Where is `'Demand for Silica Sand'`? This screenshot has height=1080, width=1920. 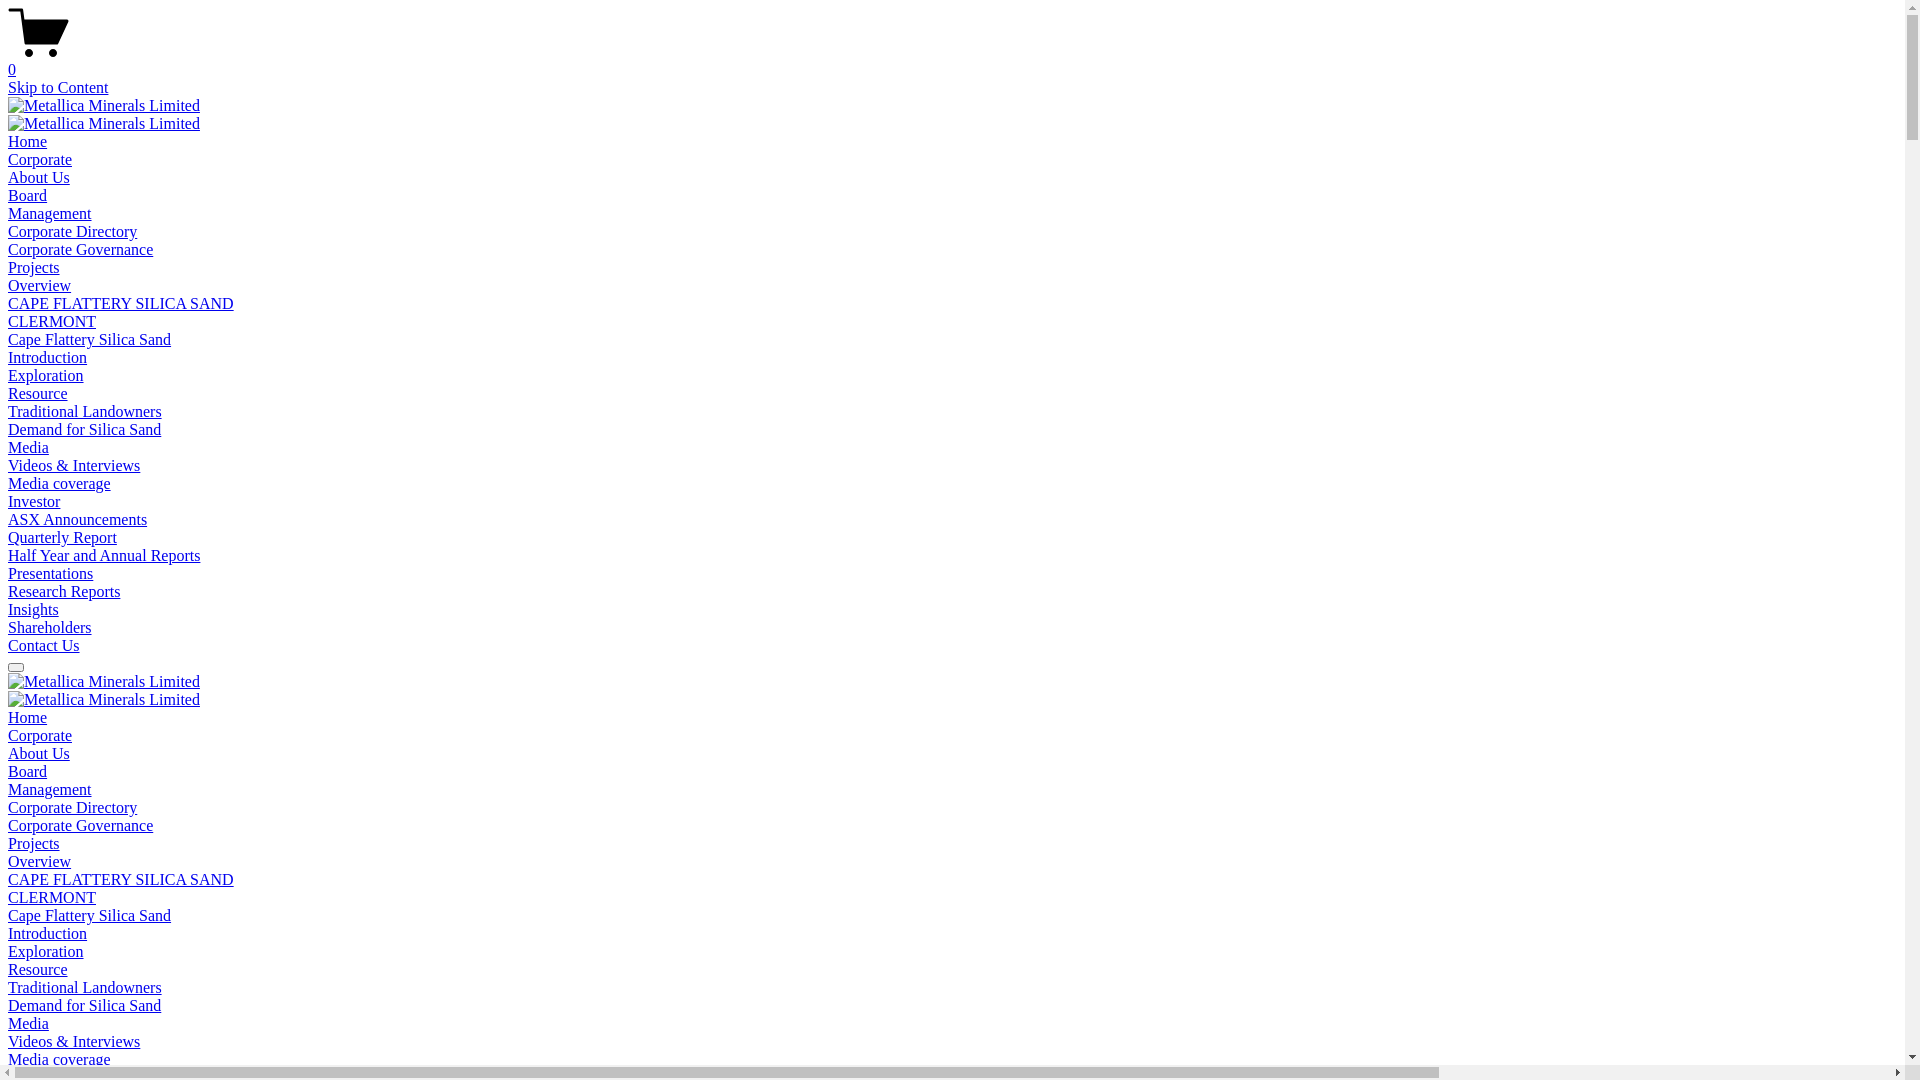 'Demand for Silica Sand' is located at coordinates (83, 428).